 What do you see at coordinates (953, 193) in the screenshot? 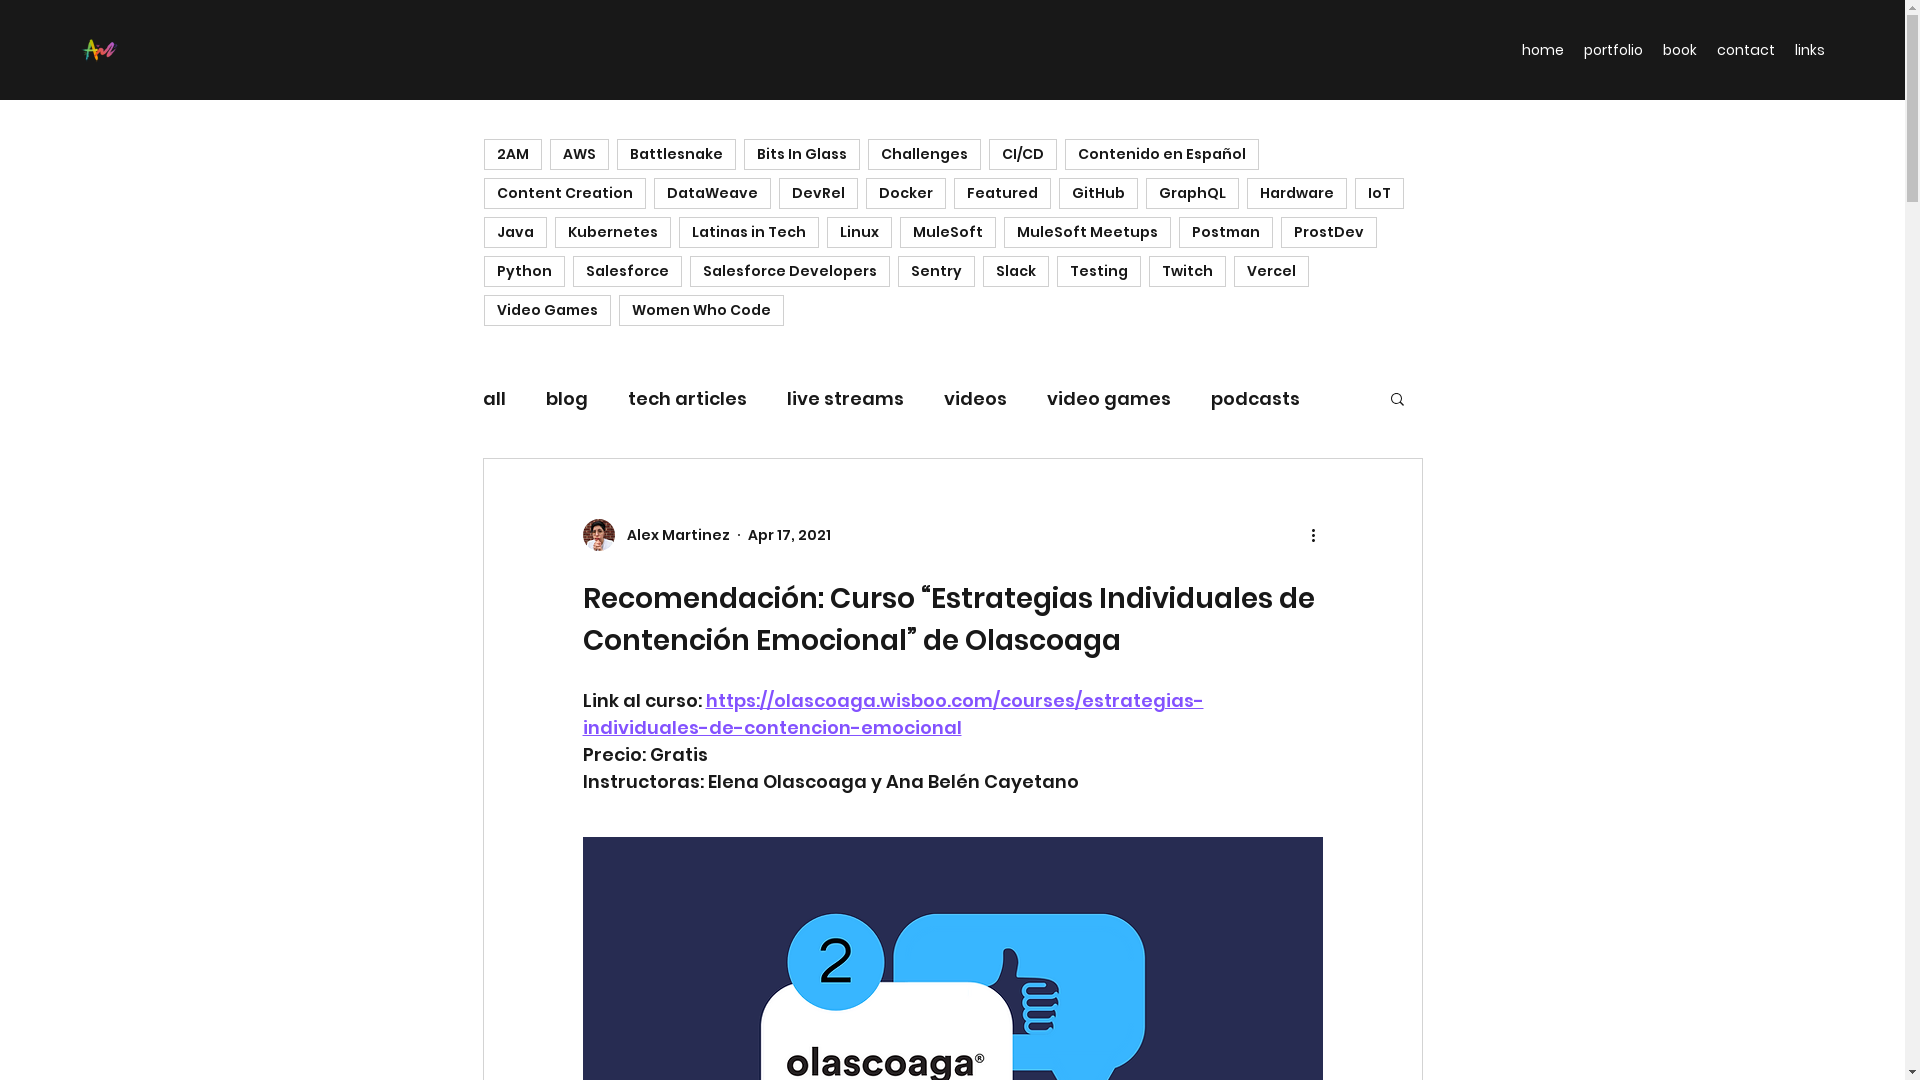
I see `'Featured'` at bounding box center [953, 193].